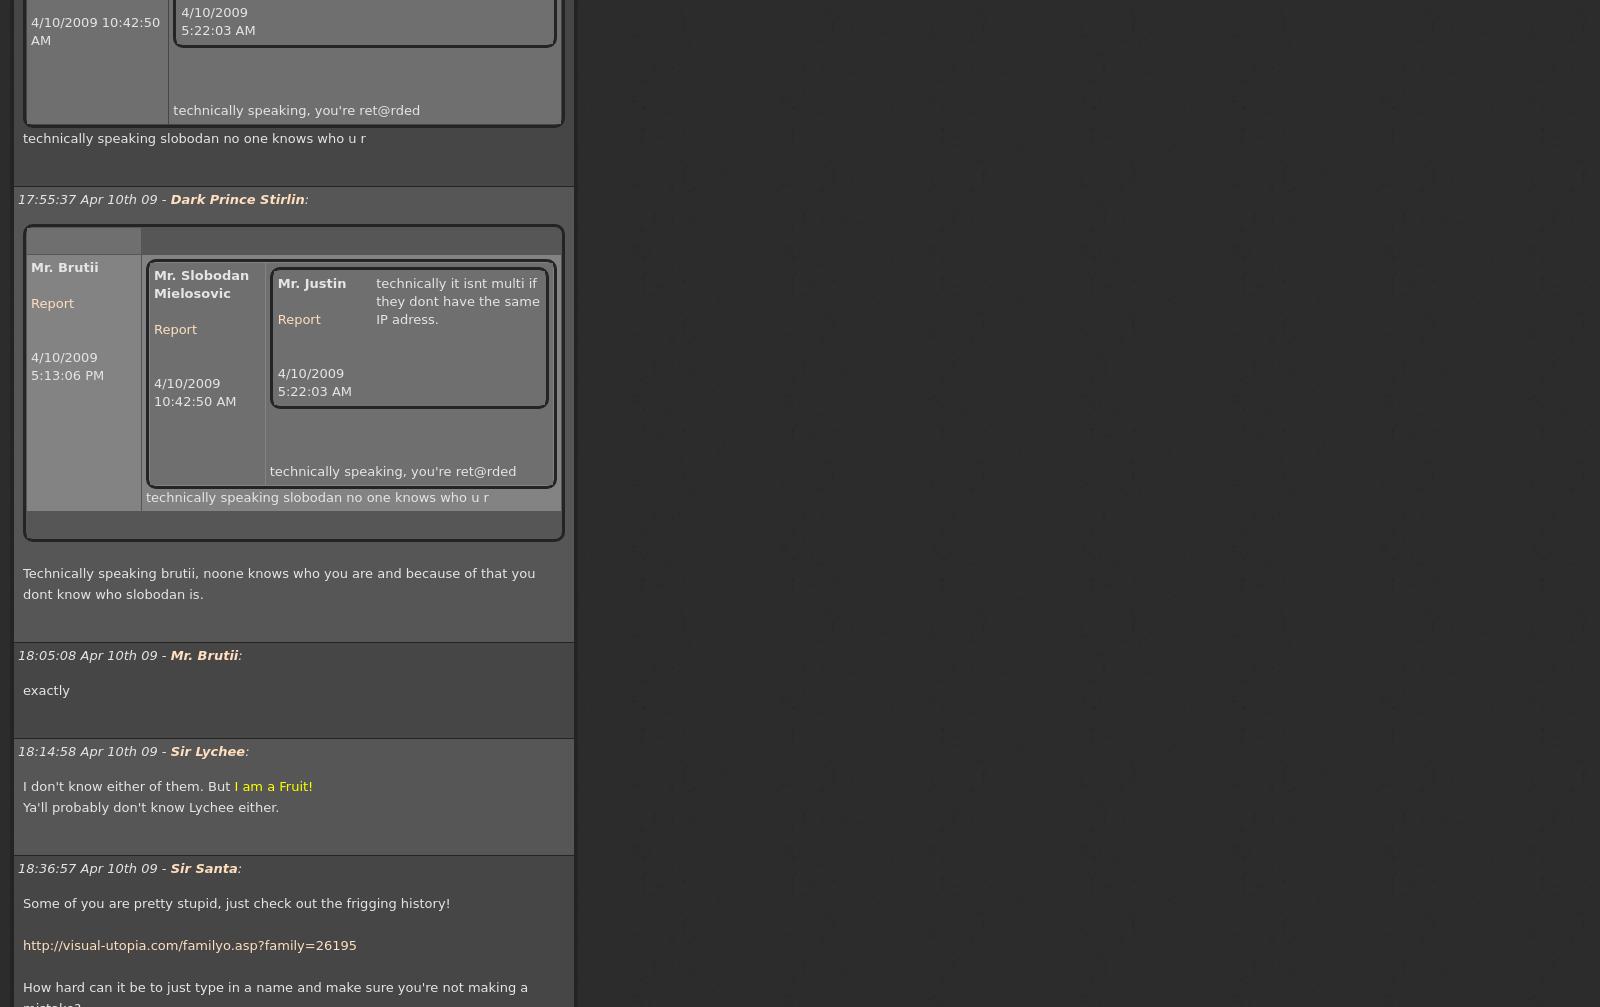 The width and height of the screenshot is (1600, 1007). I want to click on 'exactly', so click(44, 689).